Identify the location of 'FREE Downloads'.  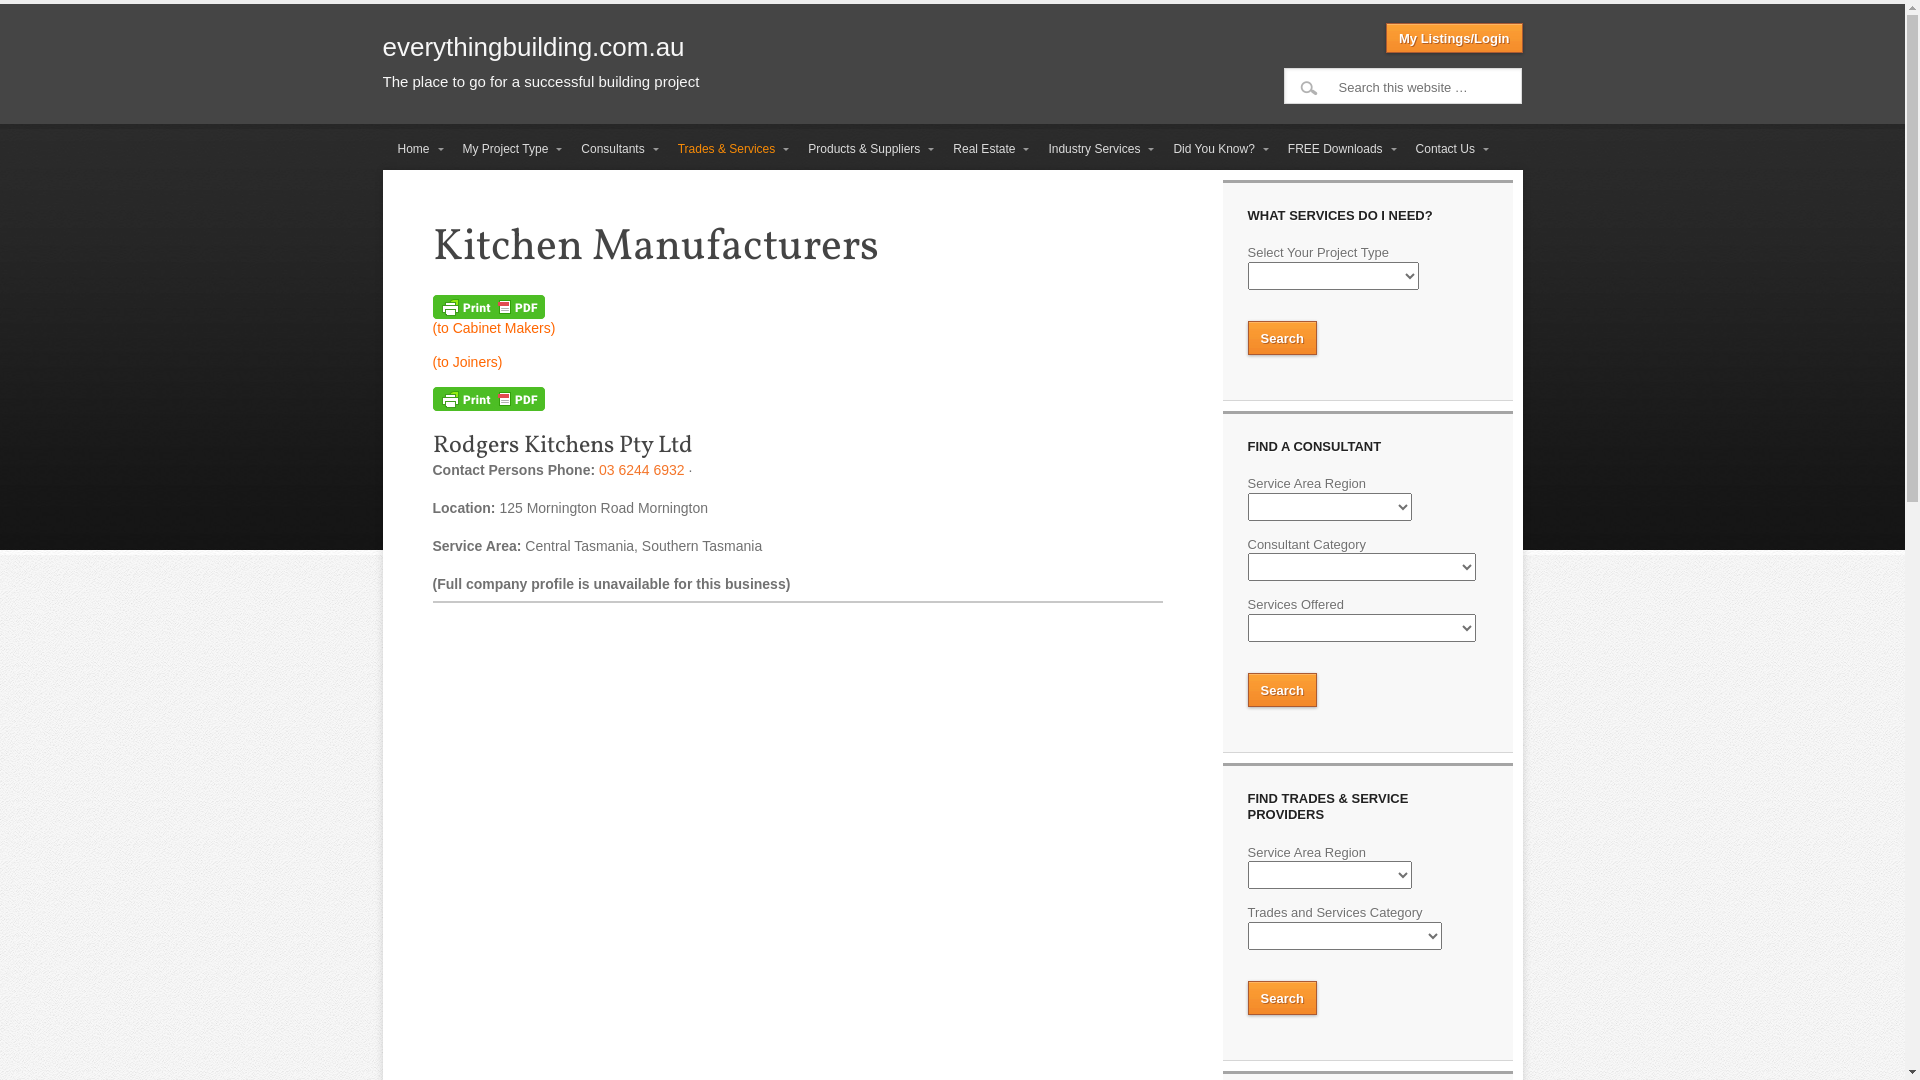
(1337, 148).